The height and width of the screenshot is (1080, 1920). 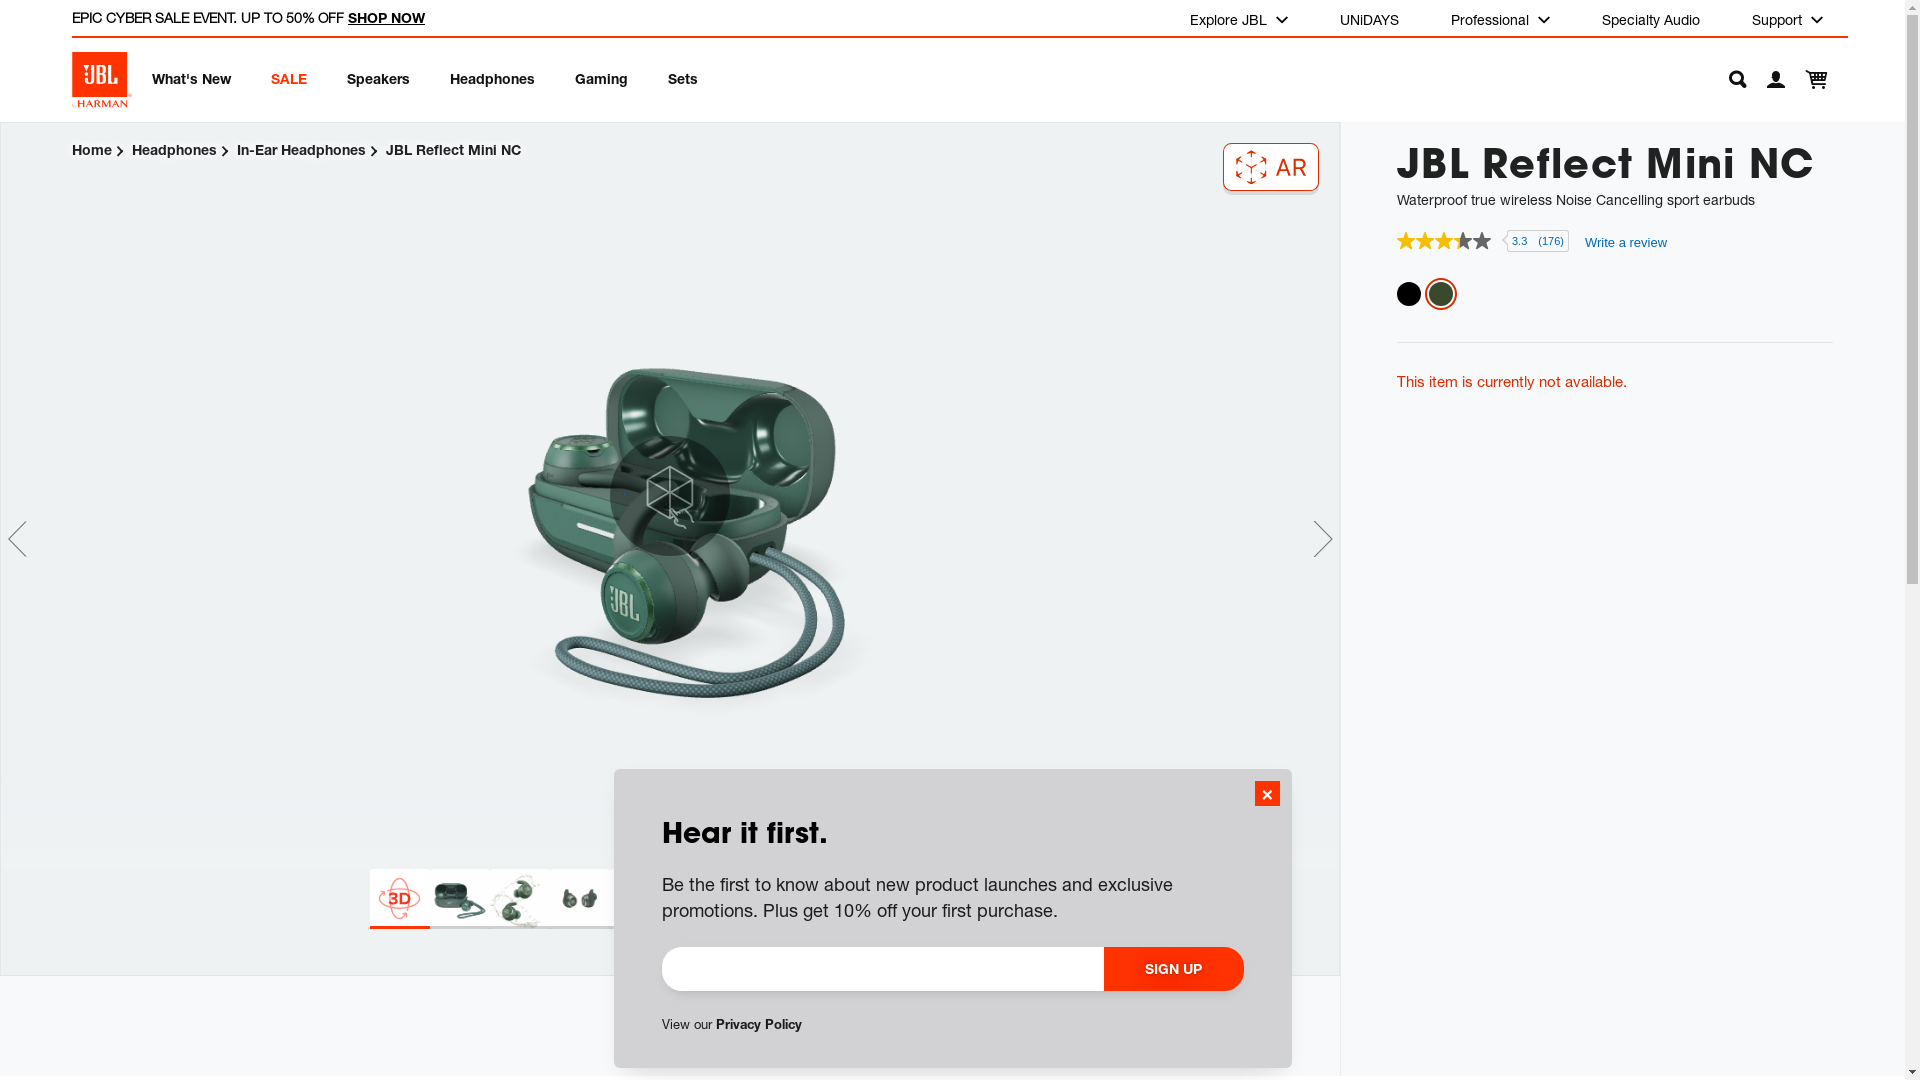 I want to click on 'SALE', so click(x=269, y=76).